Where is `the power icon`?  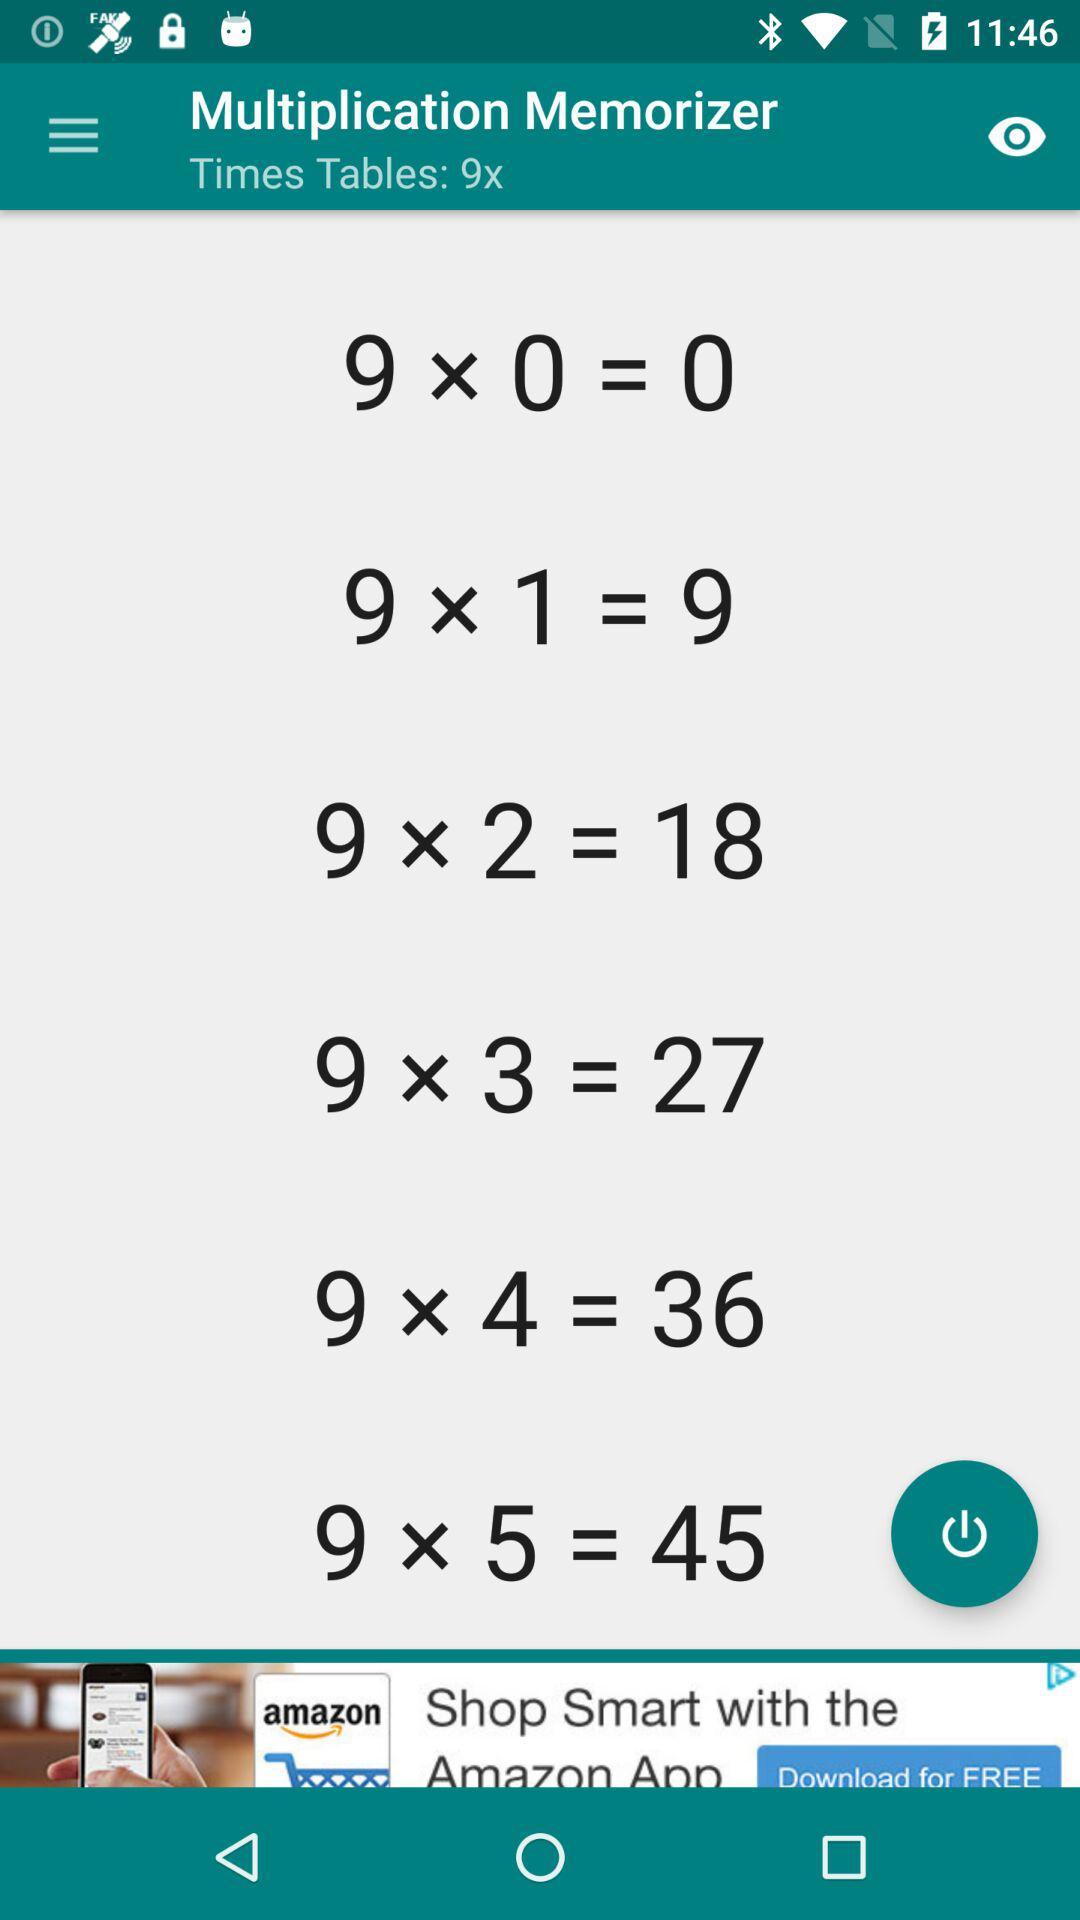 the power icon is located at coordinates (963, 1532).